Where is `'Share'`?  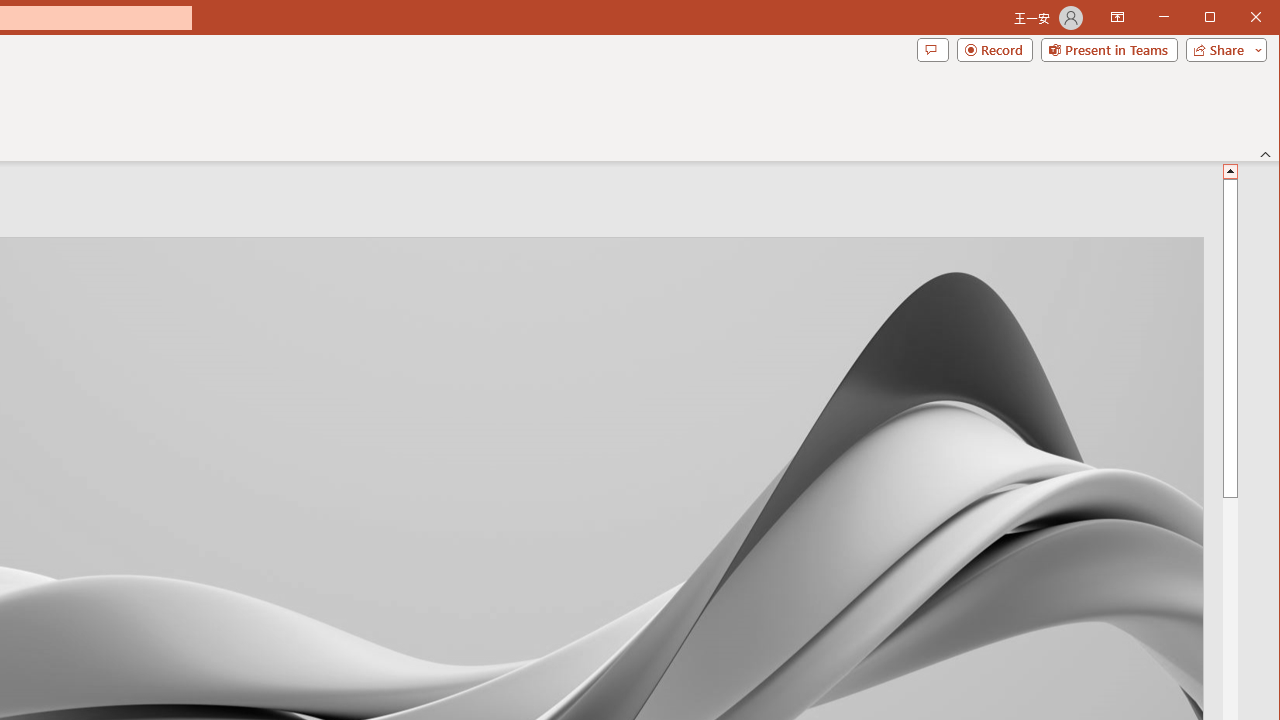
'Share' is located at coordinates (1221, 49).